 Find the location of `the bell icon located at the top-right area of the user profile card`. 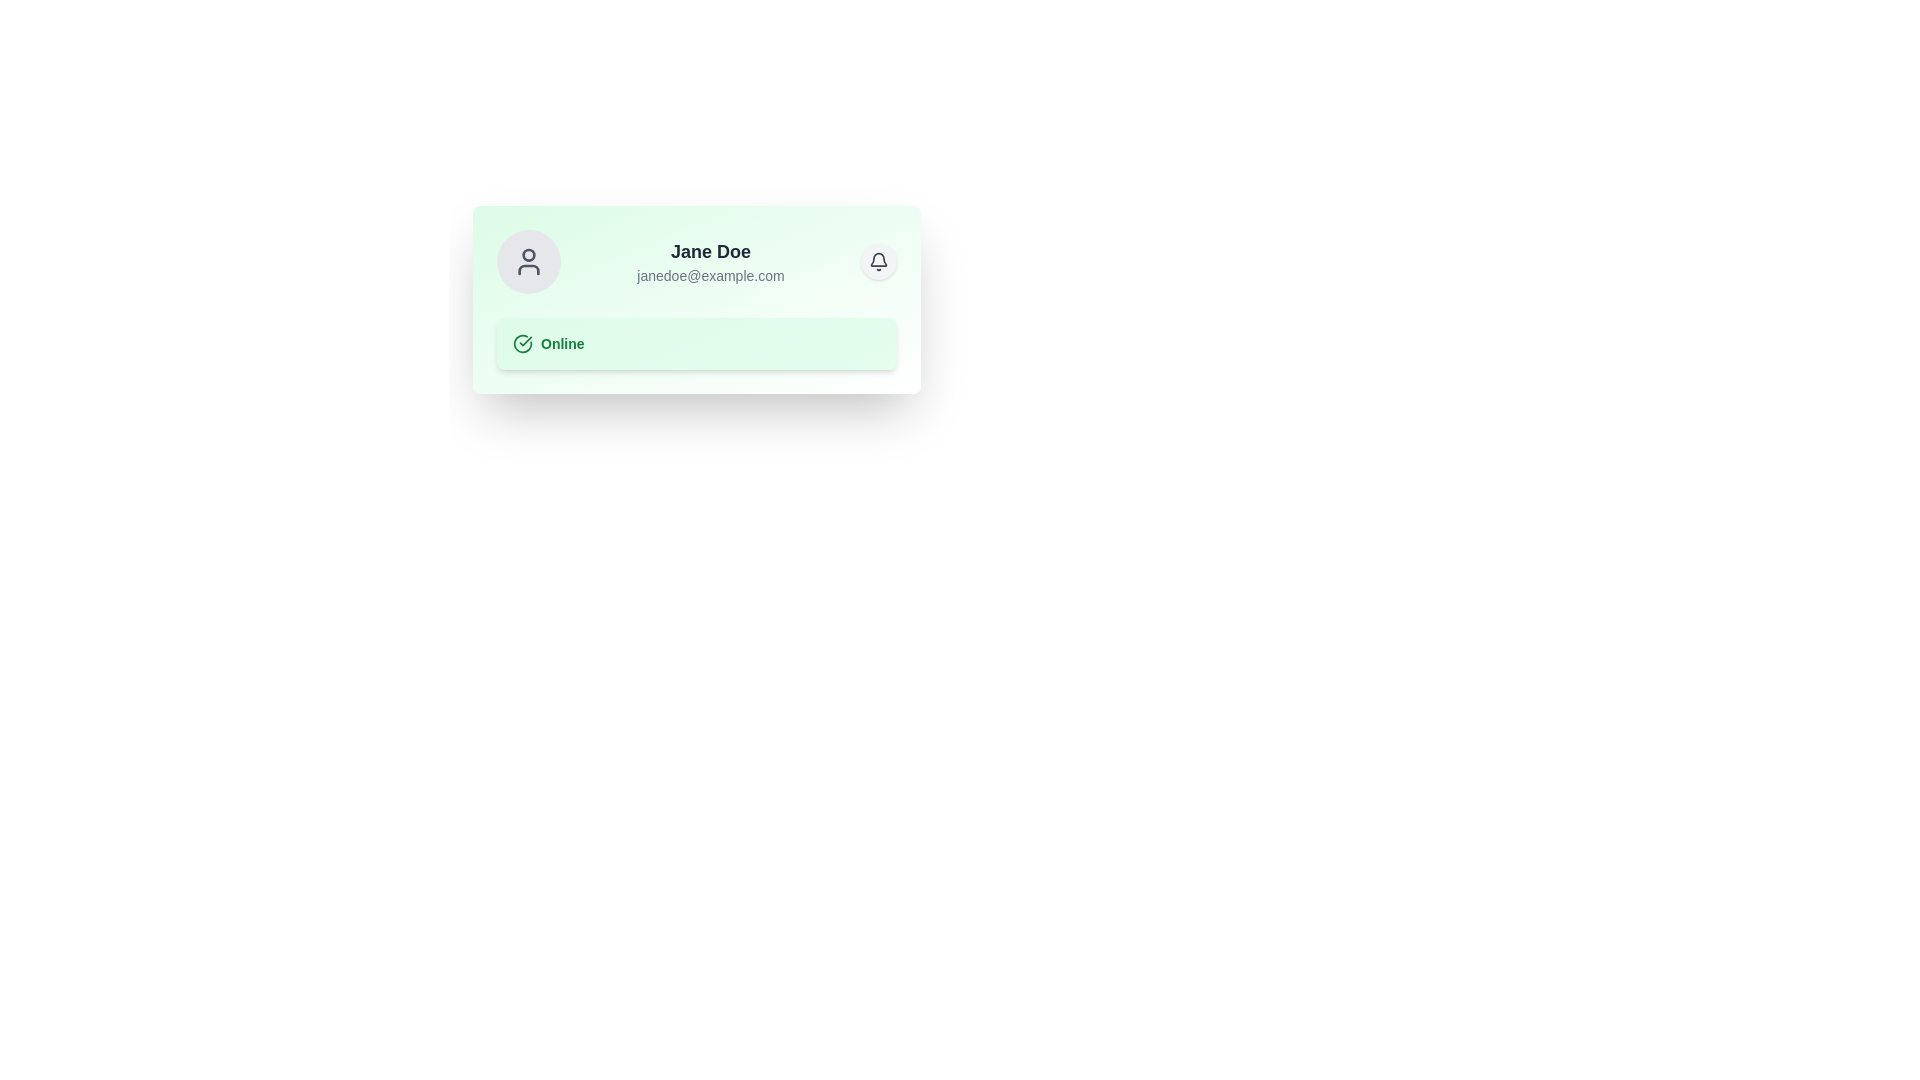

the bell icon located at the top-right area of the user profile card is located at coordinates (878, 261).